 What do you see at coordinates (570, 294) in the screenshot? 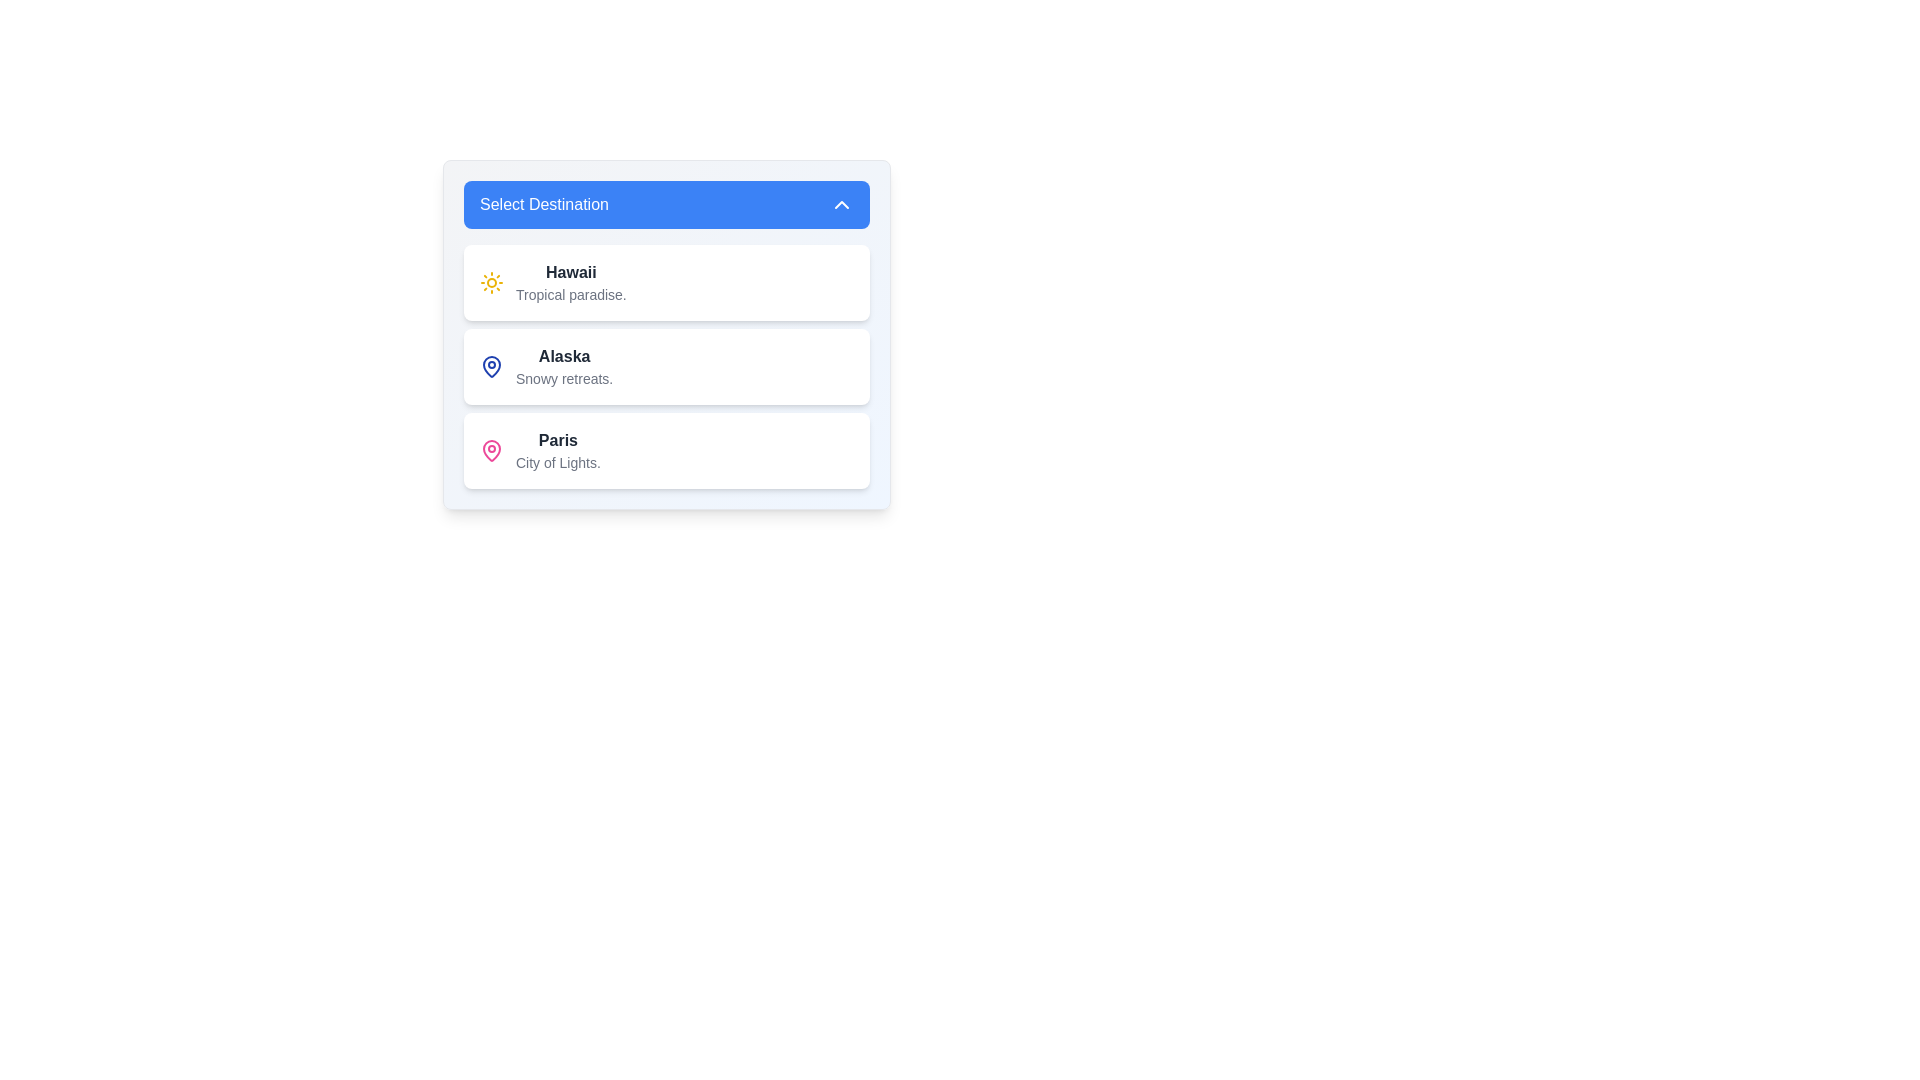
I see `the descriptive tagline text for the item 'Hawaii' within the first card entry of the vertically stacked selection menu` at bounding box center [570, 294].